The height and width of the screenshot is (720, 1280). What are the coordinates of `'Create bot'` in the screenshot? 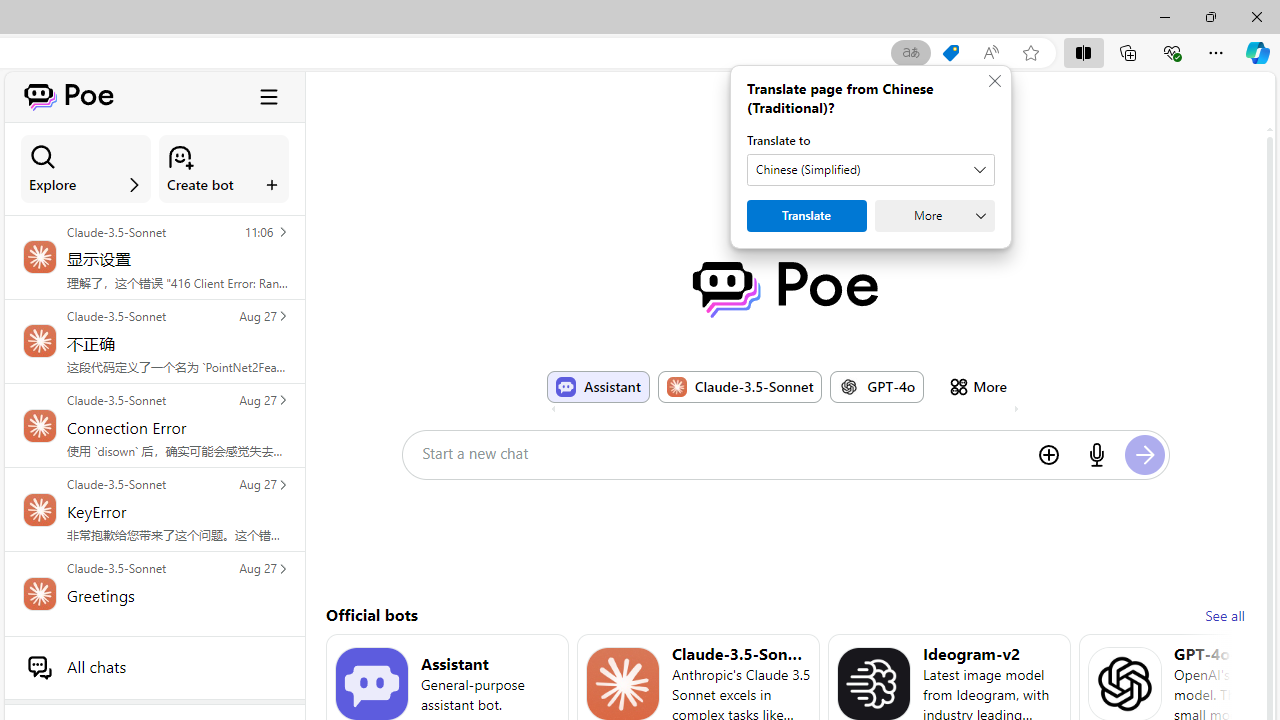 It's located at (224, 168).